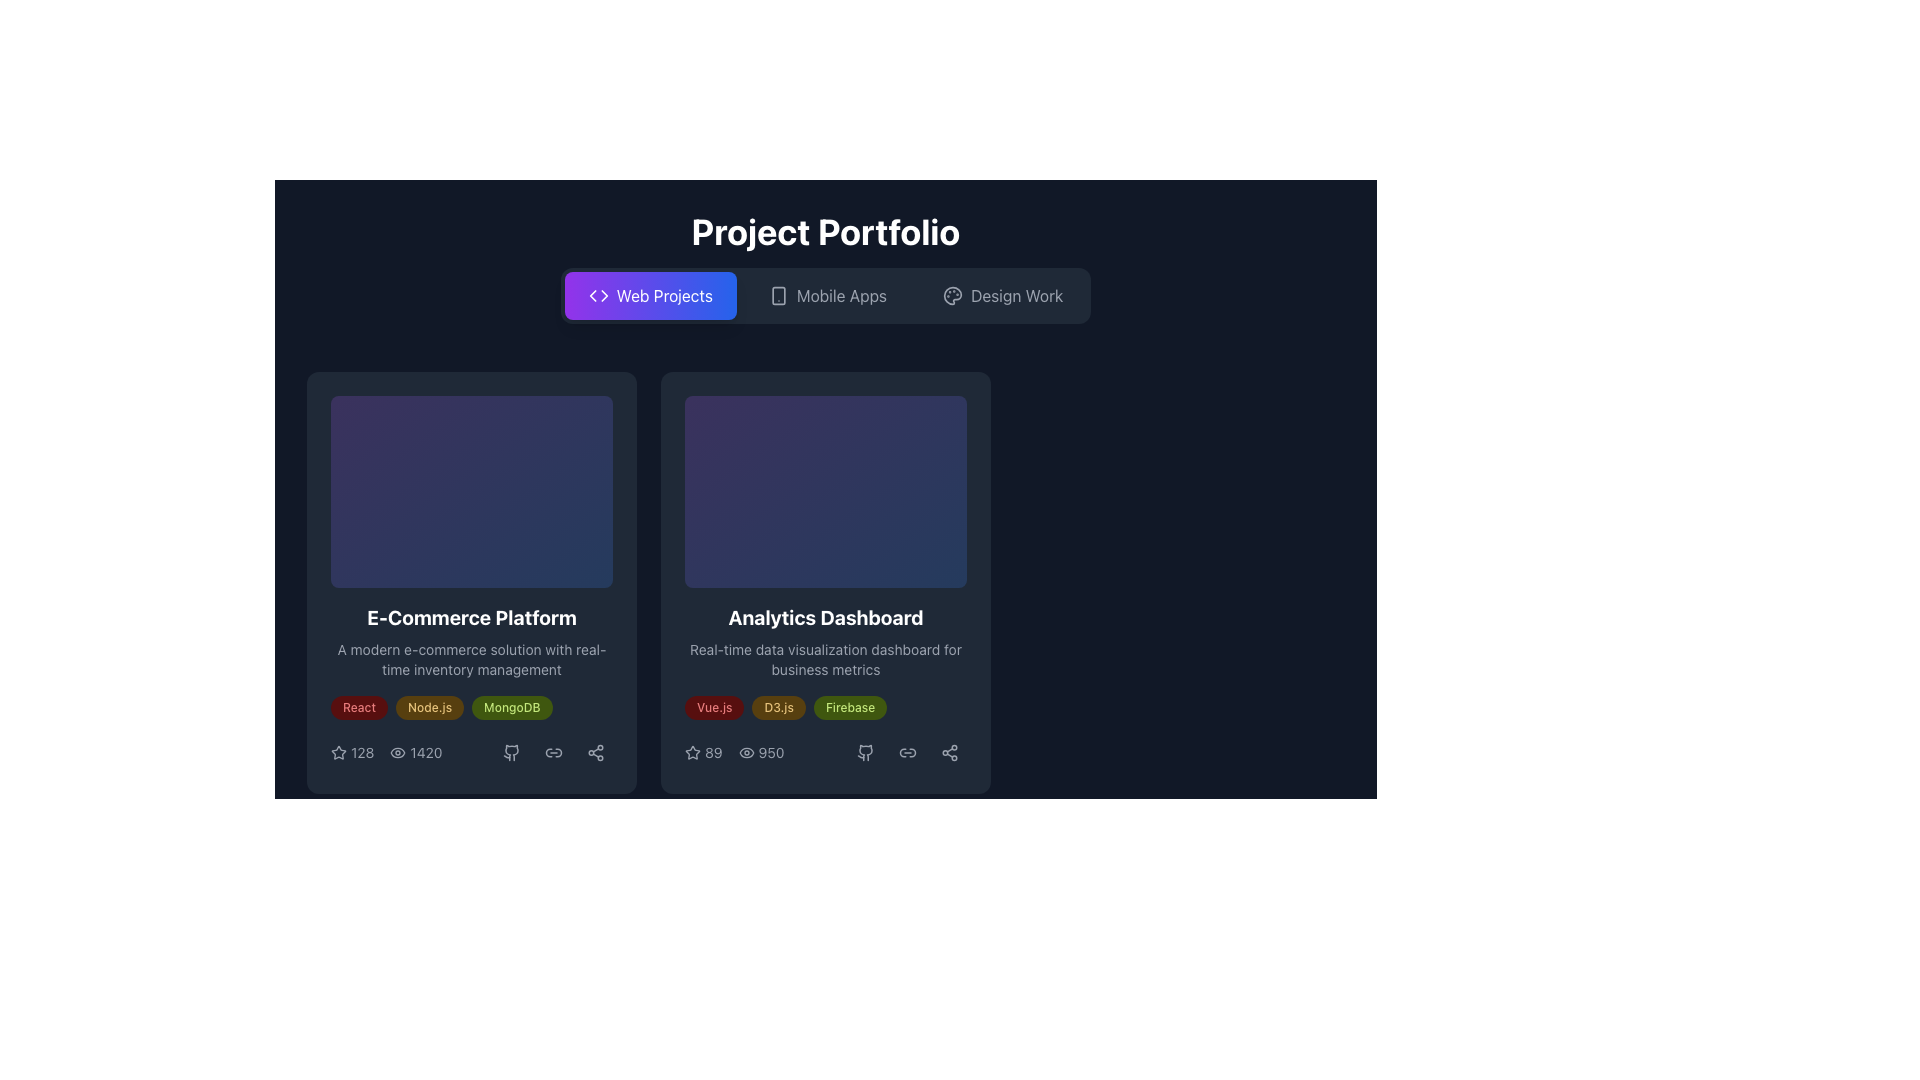  What do you see at coordinates (512, 752) in the screenshot?
I see `the GitHub link icon located in the bottom section of the 'E-Commerce Platform' card, positioned to the right of the numerical counter and to the left of the link icon` at bounding box center [512, 752].